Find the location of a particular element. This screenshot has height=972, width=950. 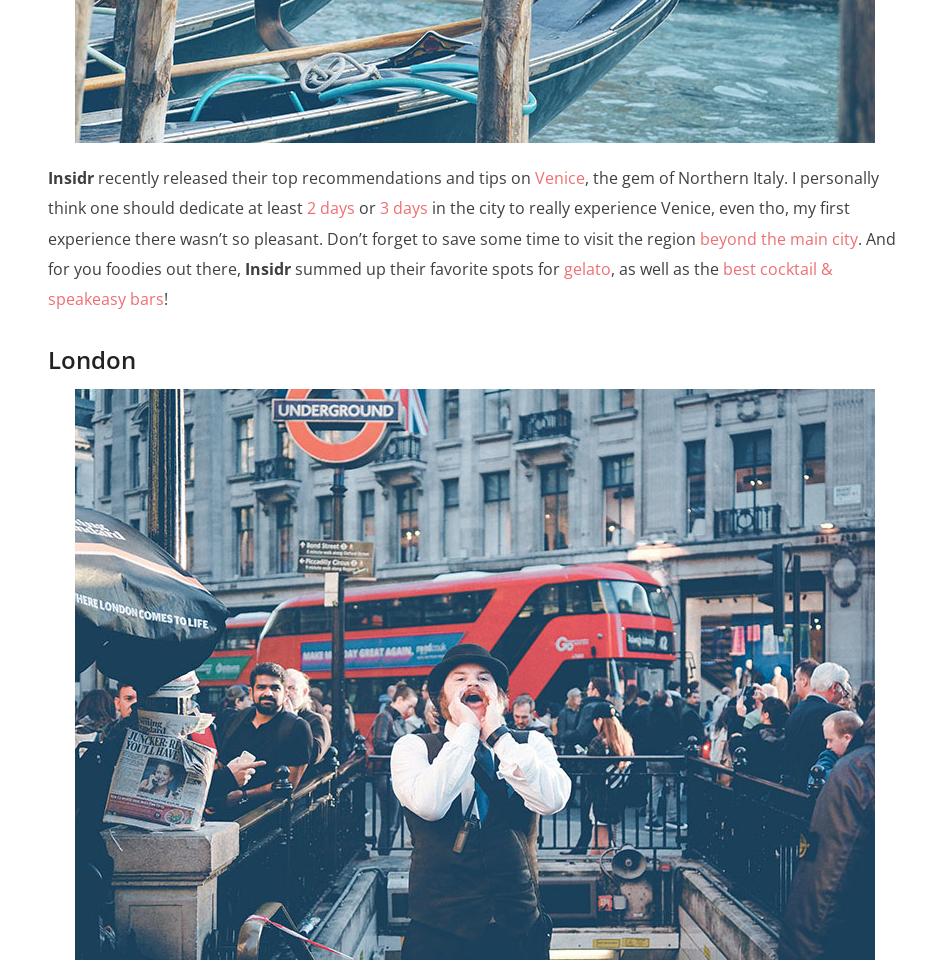

'London' is located at coordinates (91, 358).